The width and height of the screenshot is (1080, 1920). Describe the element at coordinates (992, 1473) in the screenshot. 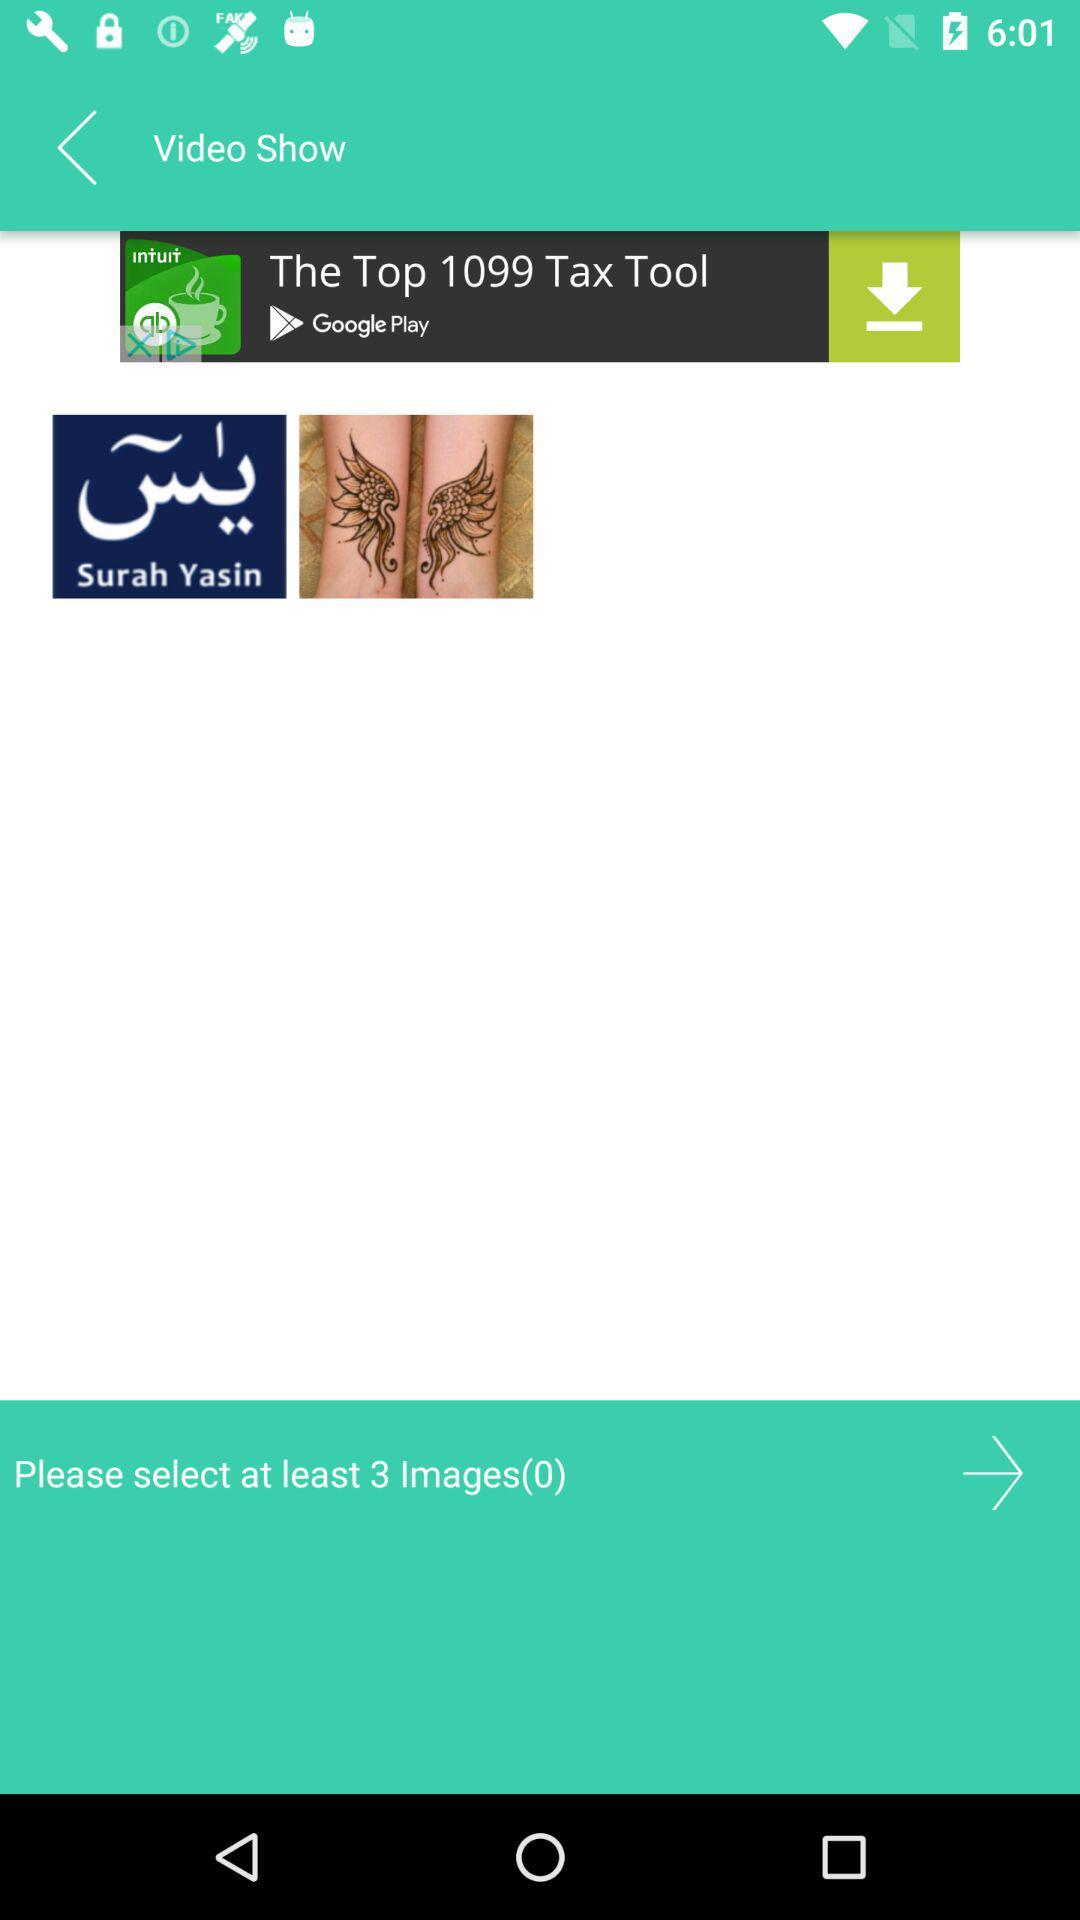

I see `gallery` at that location.